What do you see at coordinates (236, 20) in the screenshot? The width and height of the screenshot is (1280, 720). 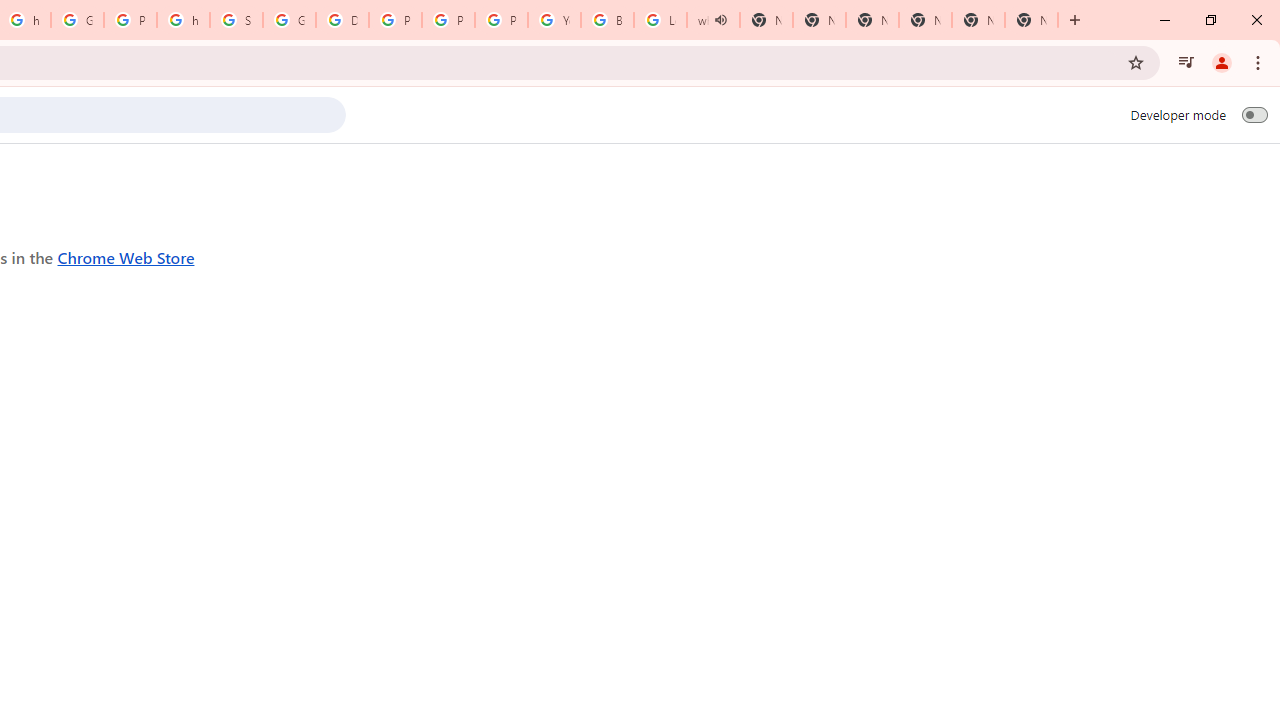 I see `'Sign in - Google Accounts'` at bounding box center [236, 20].